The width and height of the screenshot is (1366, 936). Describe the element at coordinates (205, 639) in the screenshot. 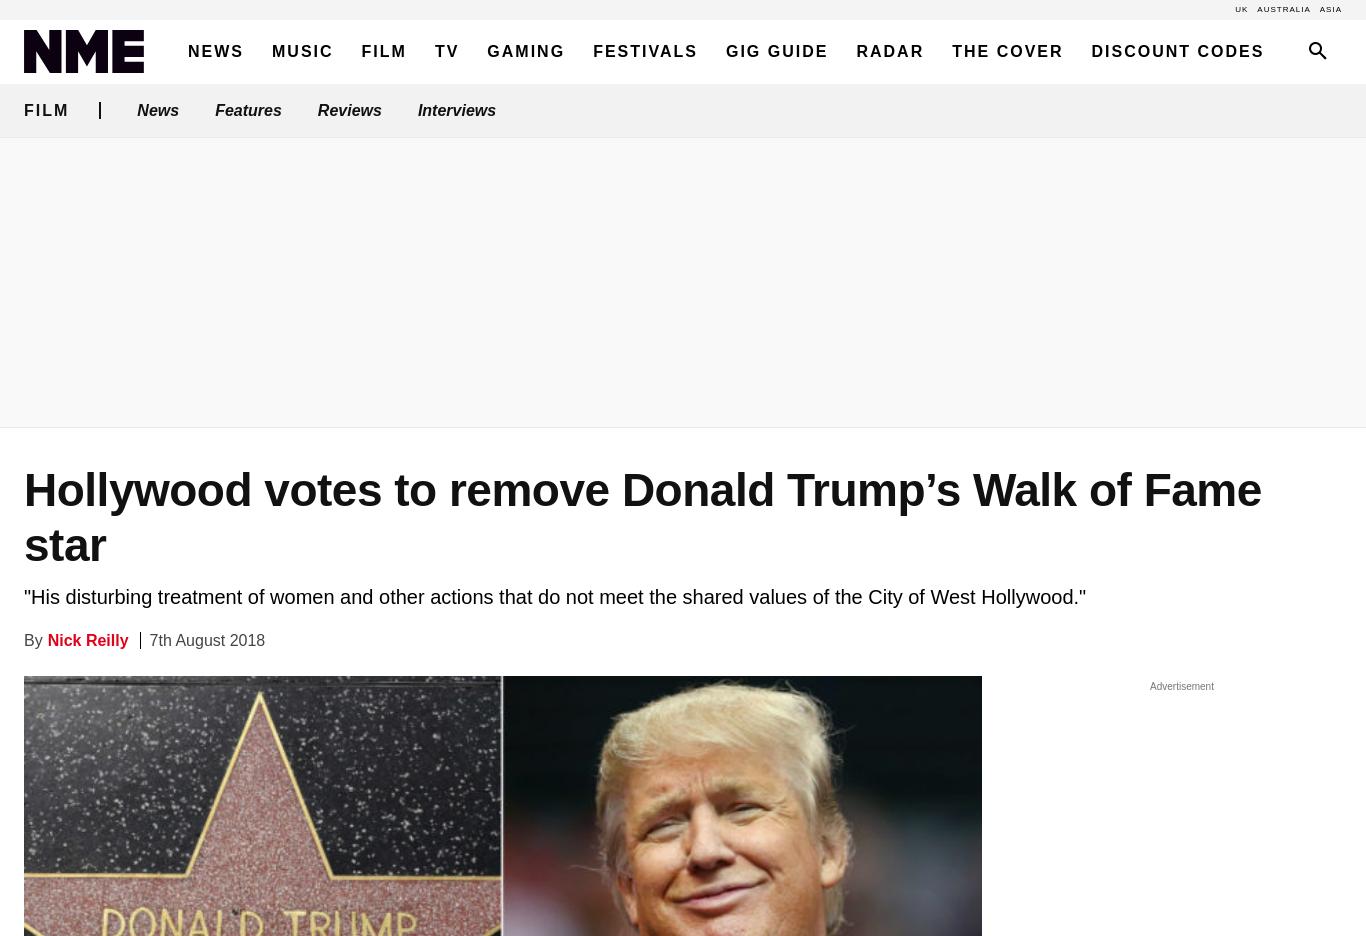

I see `'7th August 2018'` at that location.